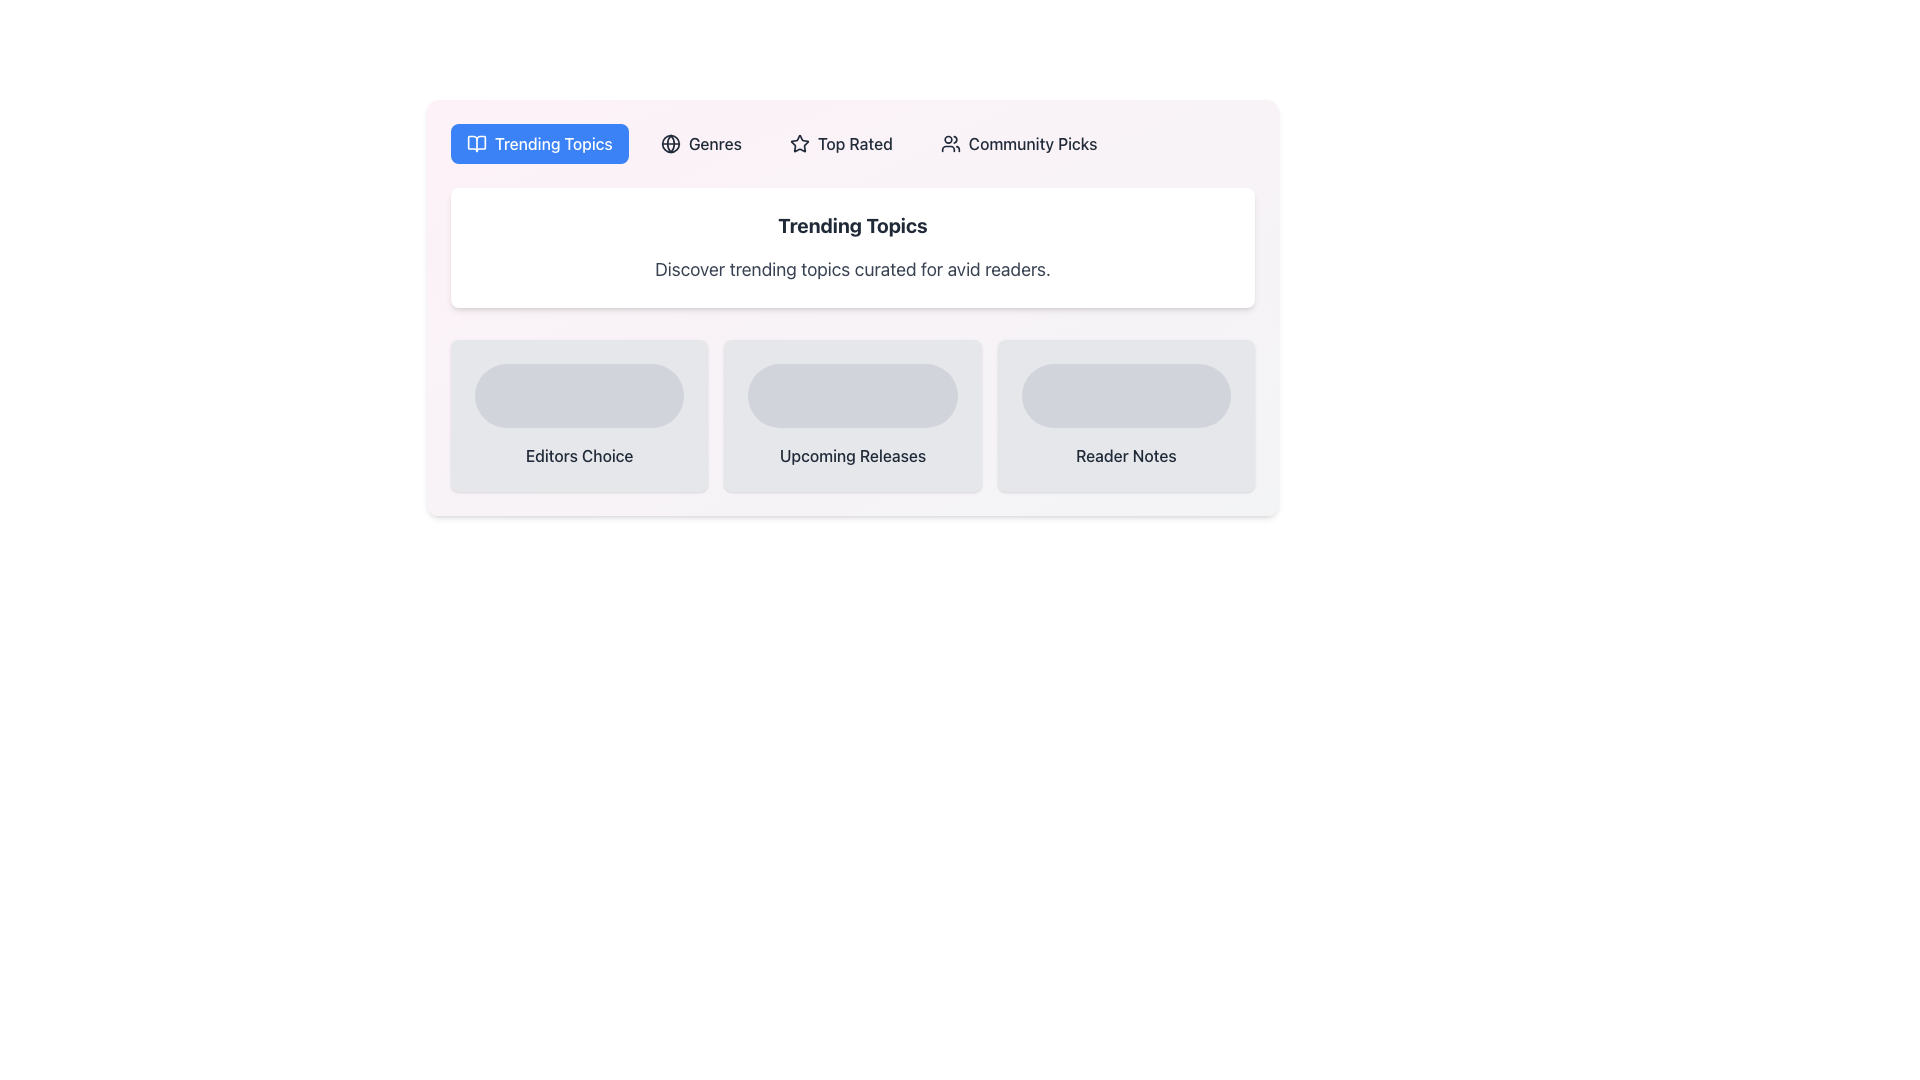  Describe the element at coordinates (798, 142) in the screenshot. I see `the star-shaped icon with a hollow center, located near the 'Top Rated' text in the navigation bar` at that location.